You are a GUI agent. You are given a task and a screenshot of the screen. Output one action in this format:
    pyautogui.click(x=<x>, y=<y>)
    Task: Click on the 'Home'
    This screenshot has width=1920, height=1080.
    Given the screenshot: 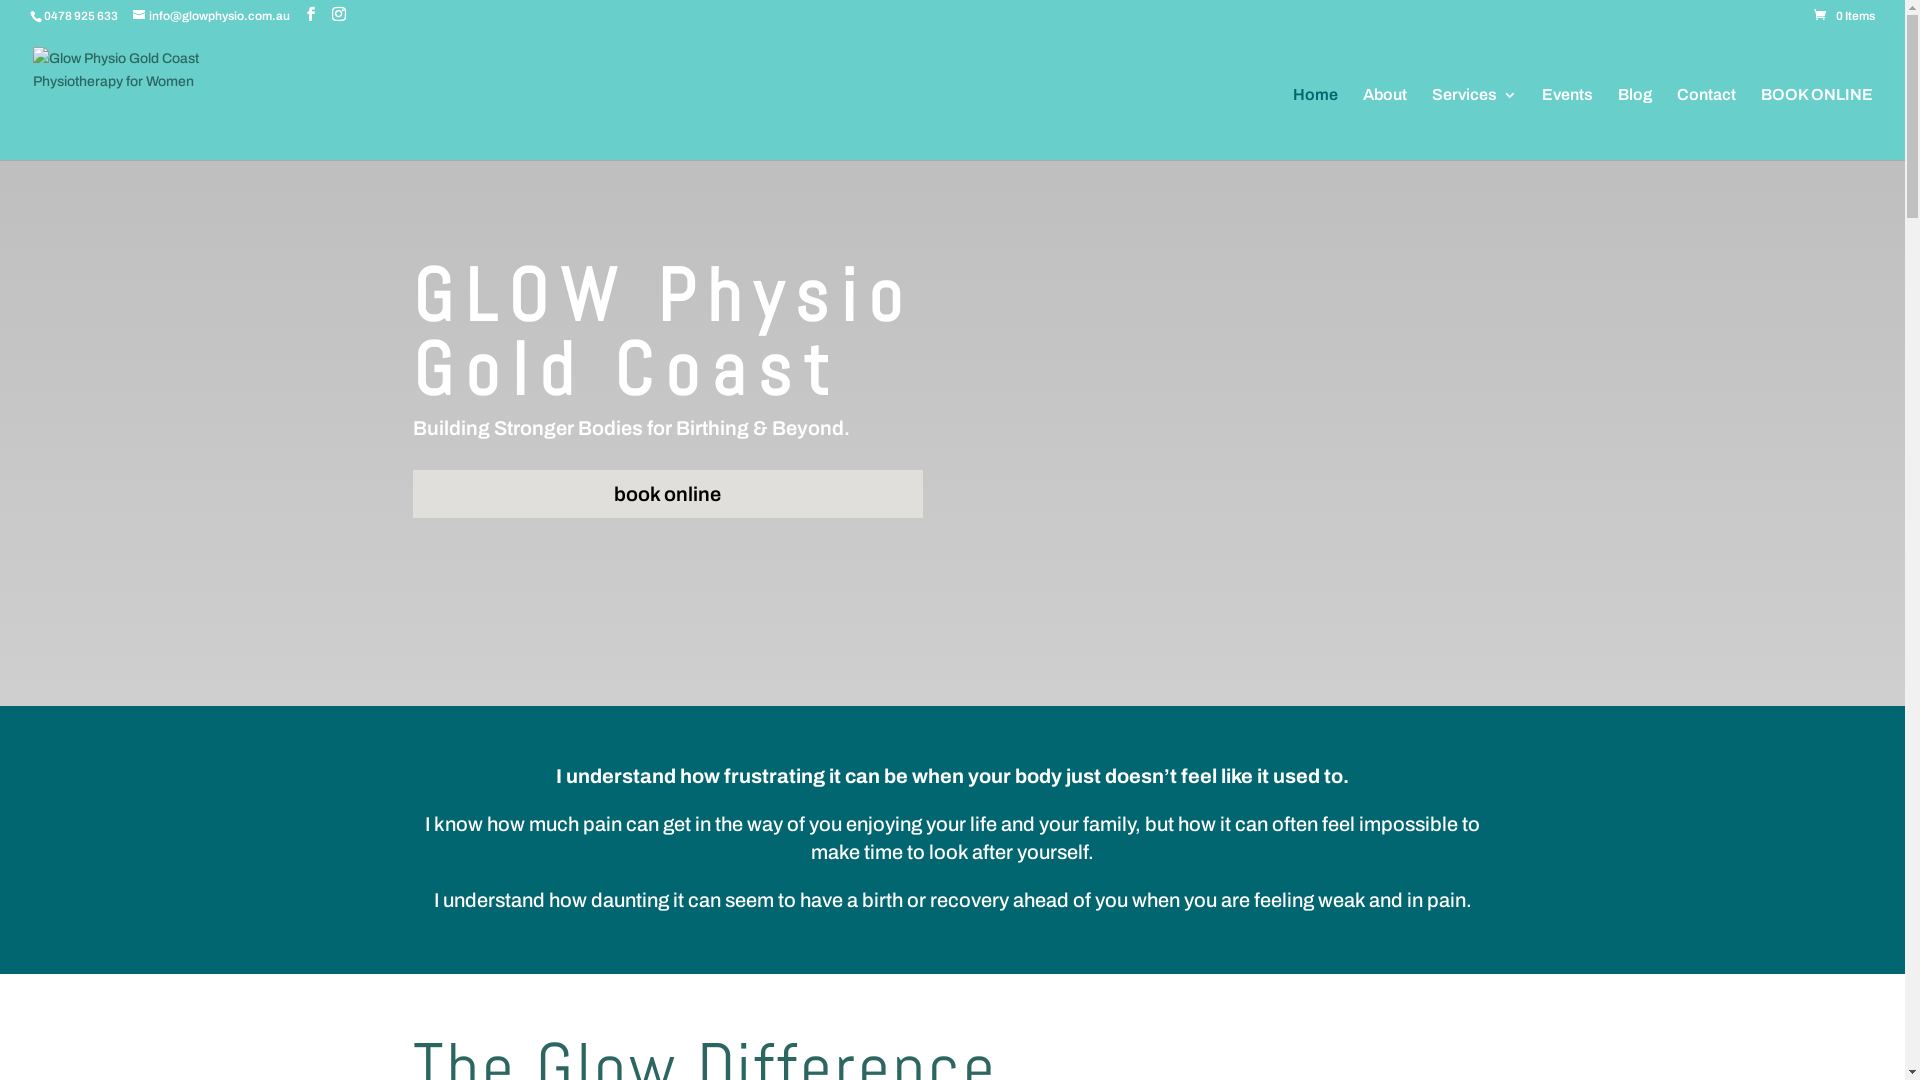 What is the action you would take?
    pyautogui.click(x=1315, y=123)
    